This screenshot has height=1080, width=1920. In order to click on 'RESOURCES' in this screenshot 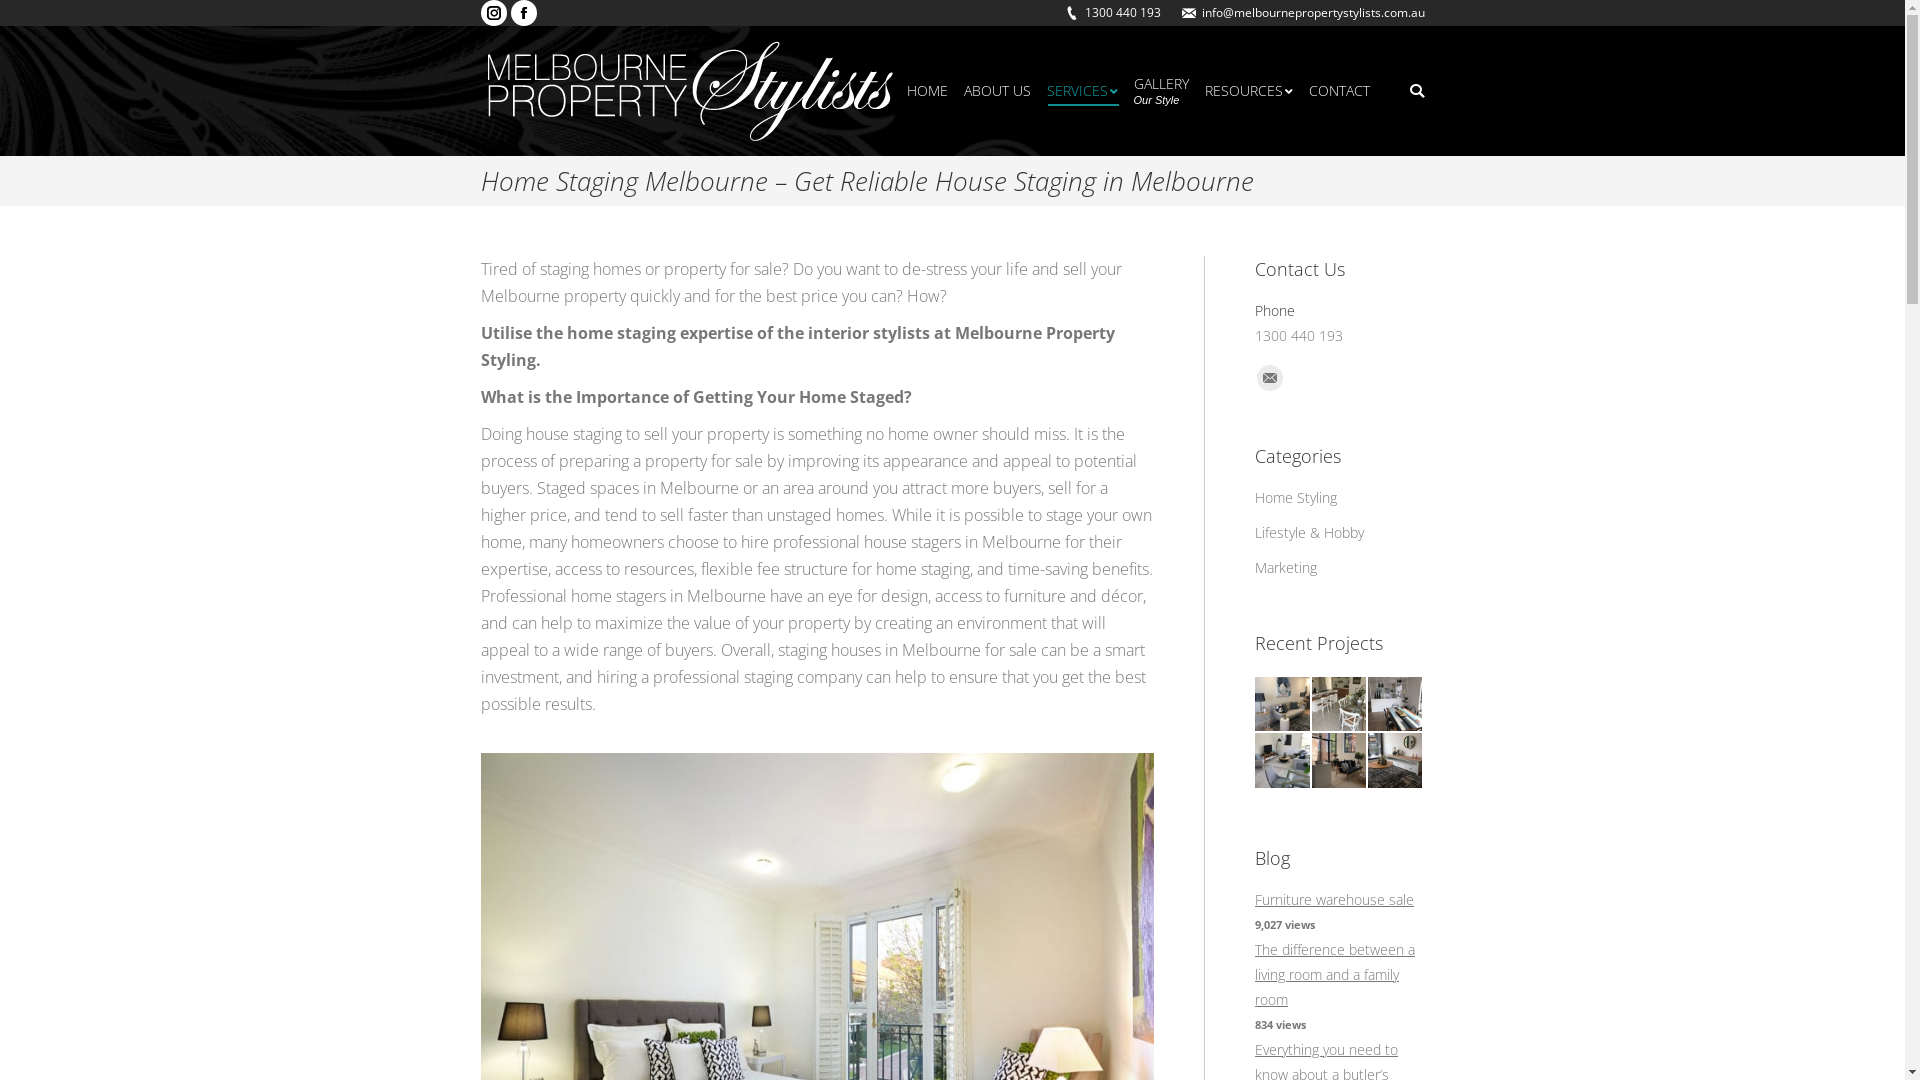, I will do `click(1247, 91)`.